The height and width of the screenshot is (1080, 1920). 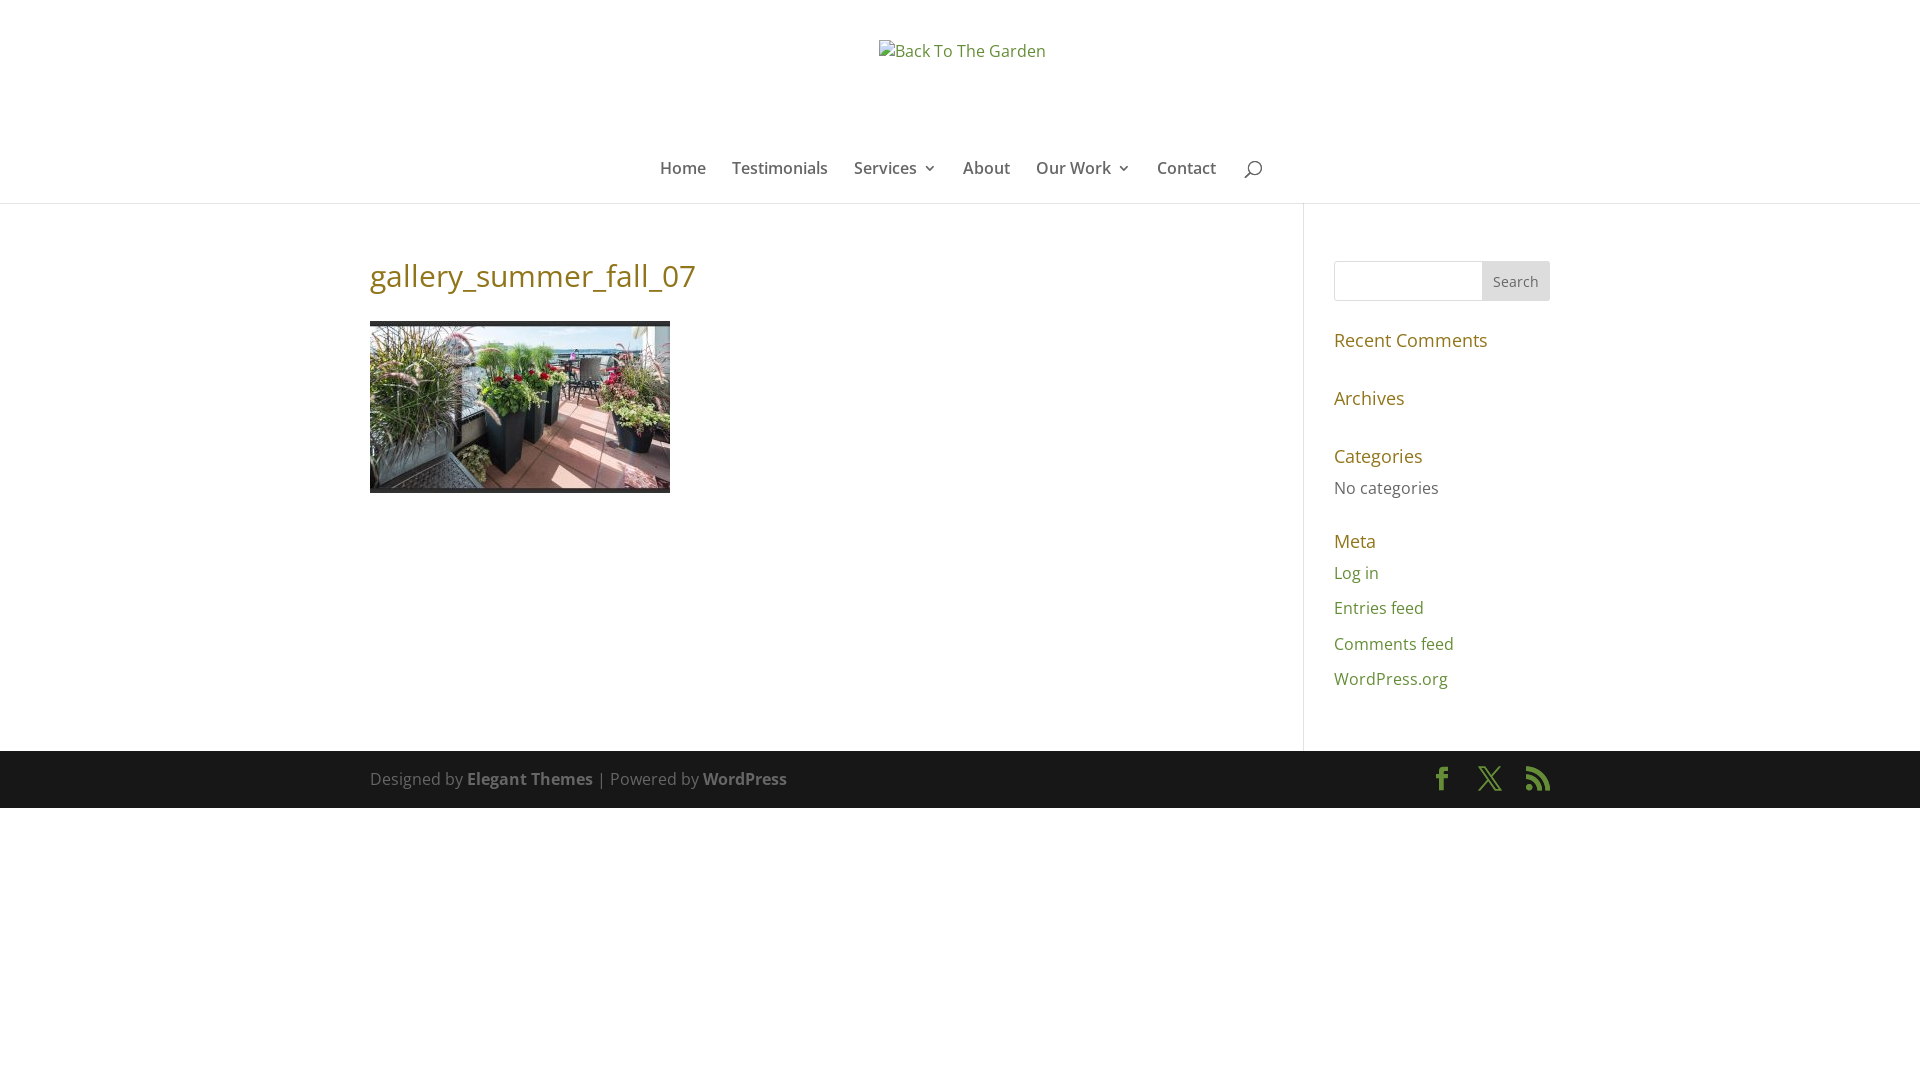 What do you see at coordinates (1390, 677) in the screenshot?
I see `'WordPress.org'` at bounding box center [1390, 677].